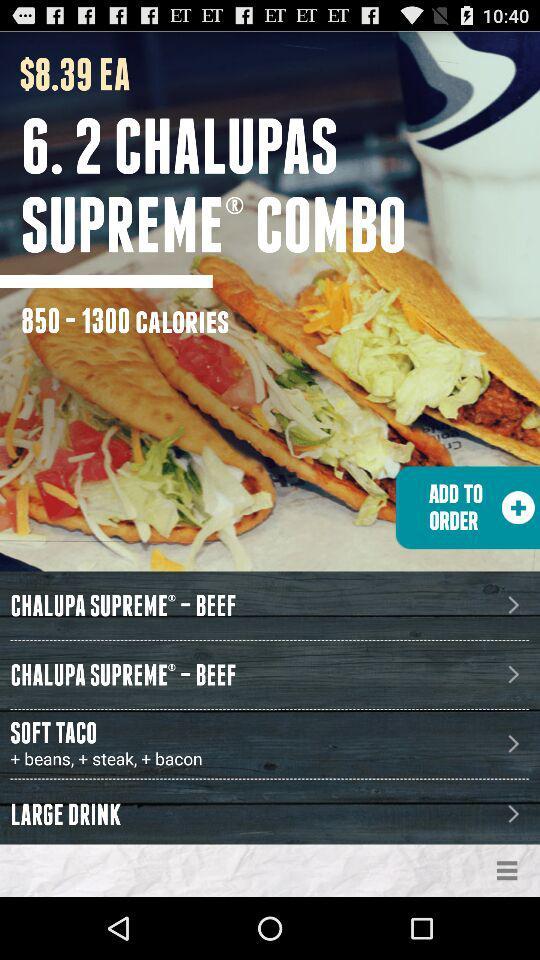  I want to click on item below $8.39 ea icon, so click(279, 185).